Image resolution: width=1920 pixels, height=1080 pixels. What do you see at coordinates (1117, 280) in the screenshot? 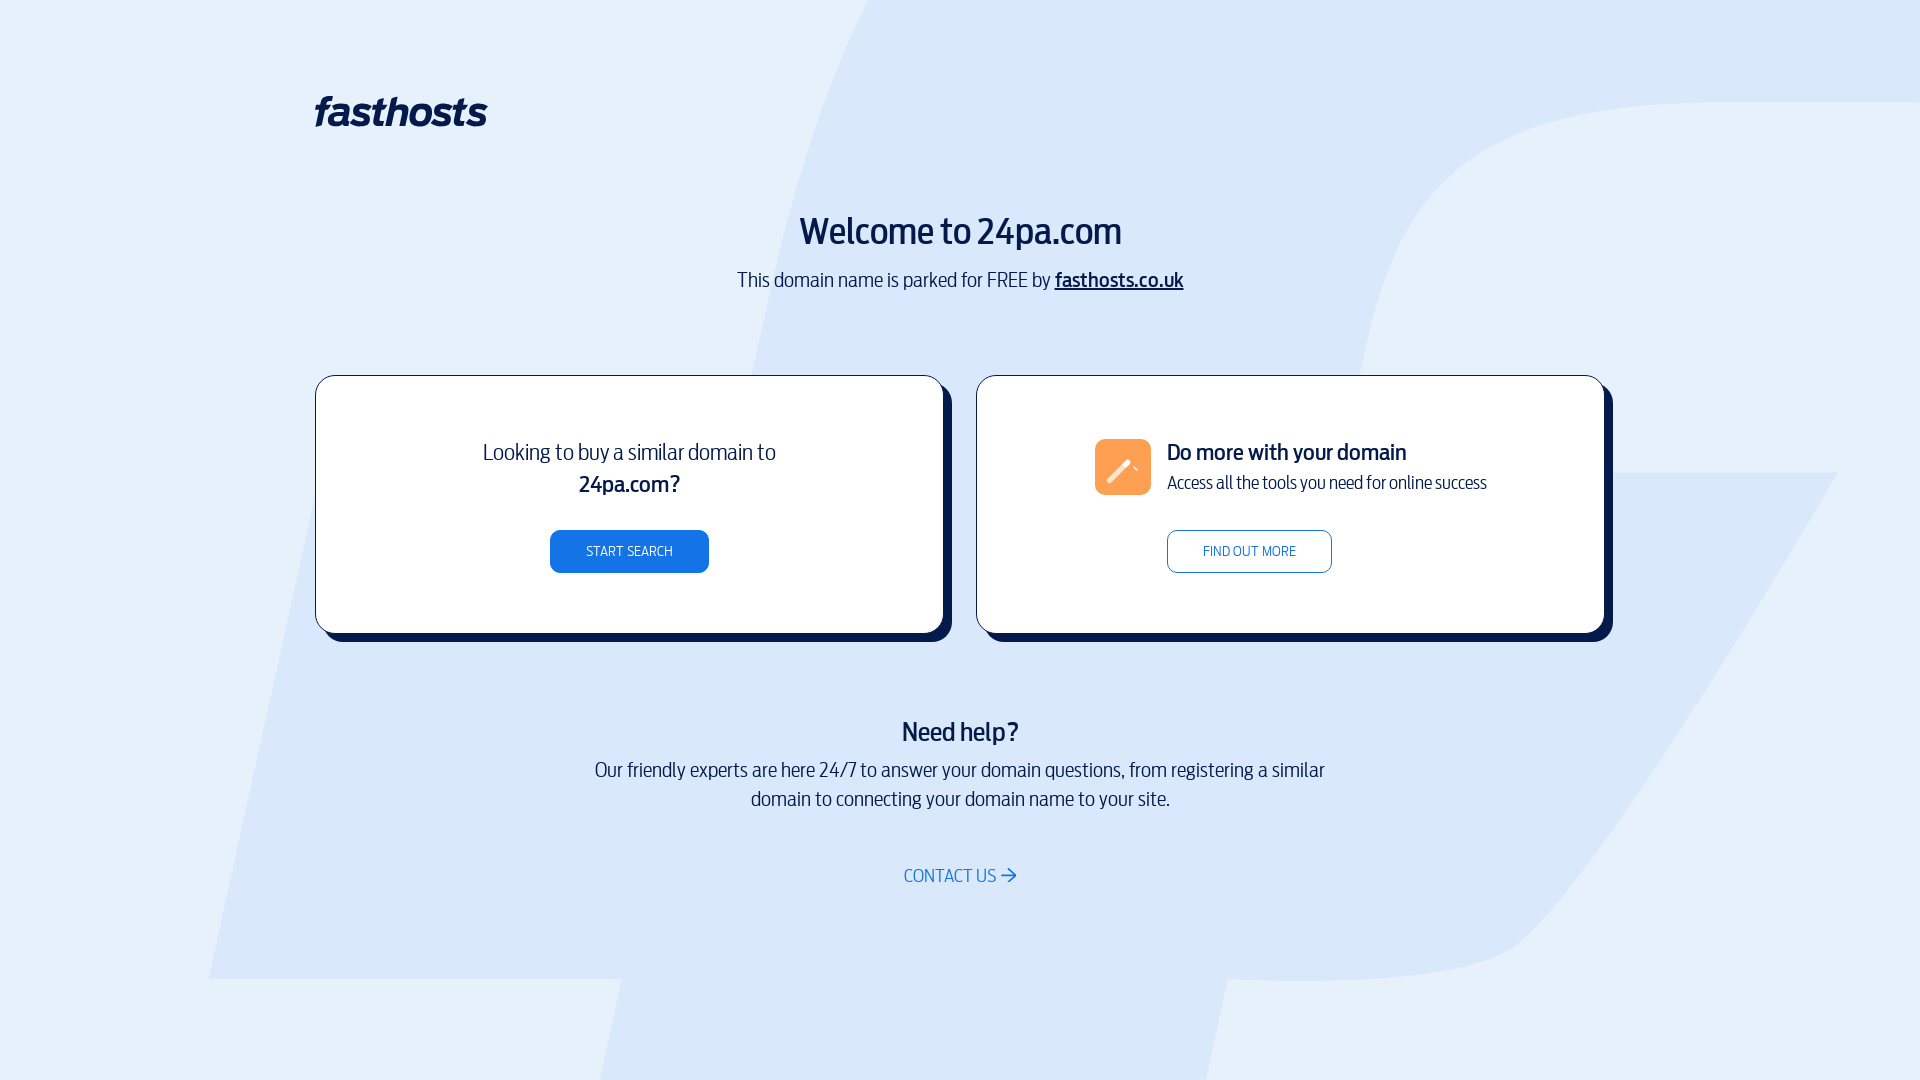
I see `'fasthosts.co.uk'` at bounding box center [1117, 280].